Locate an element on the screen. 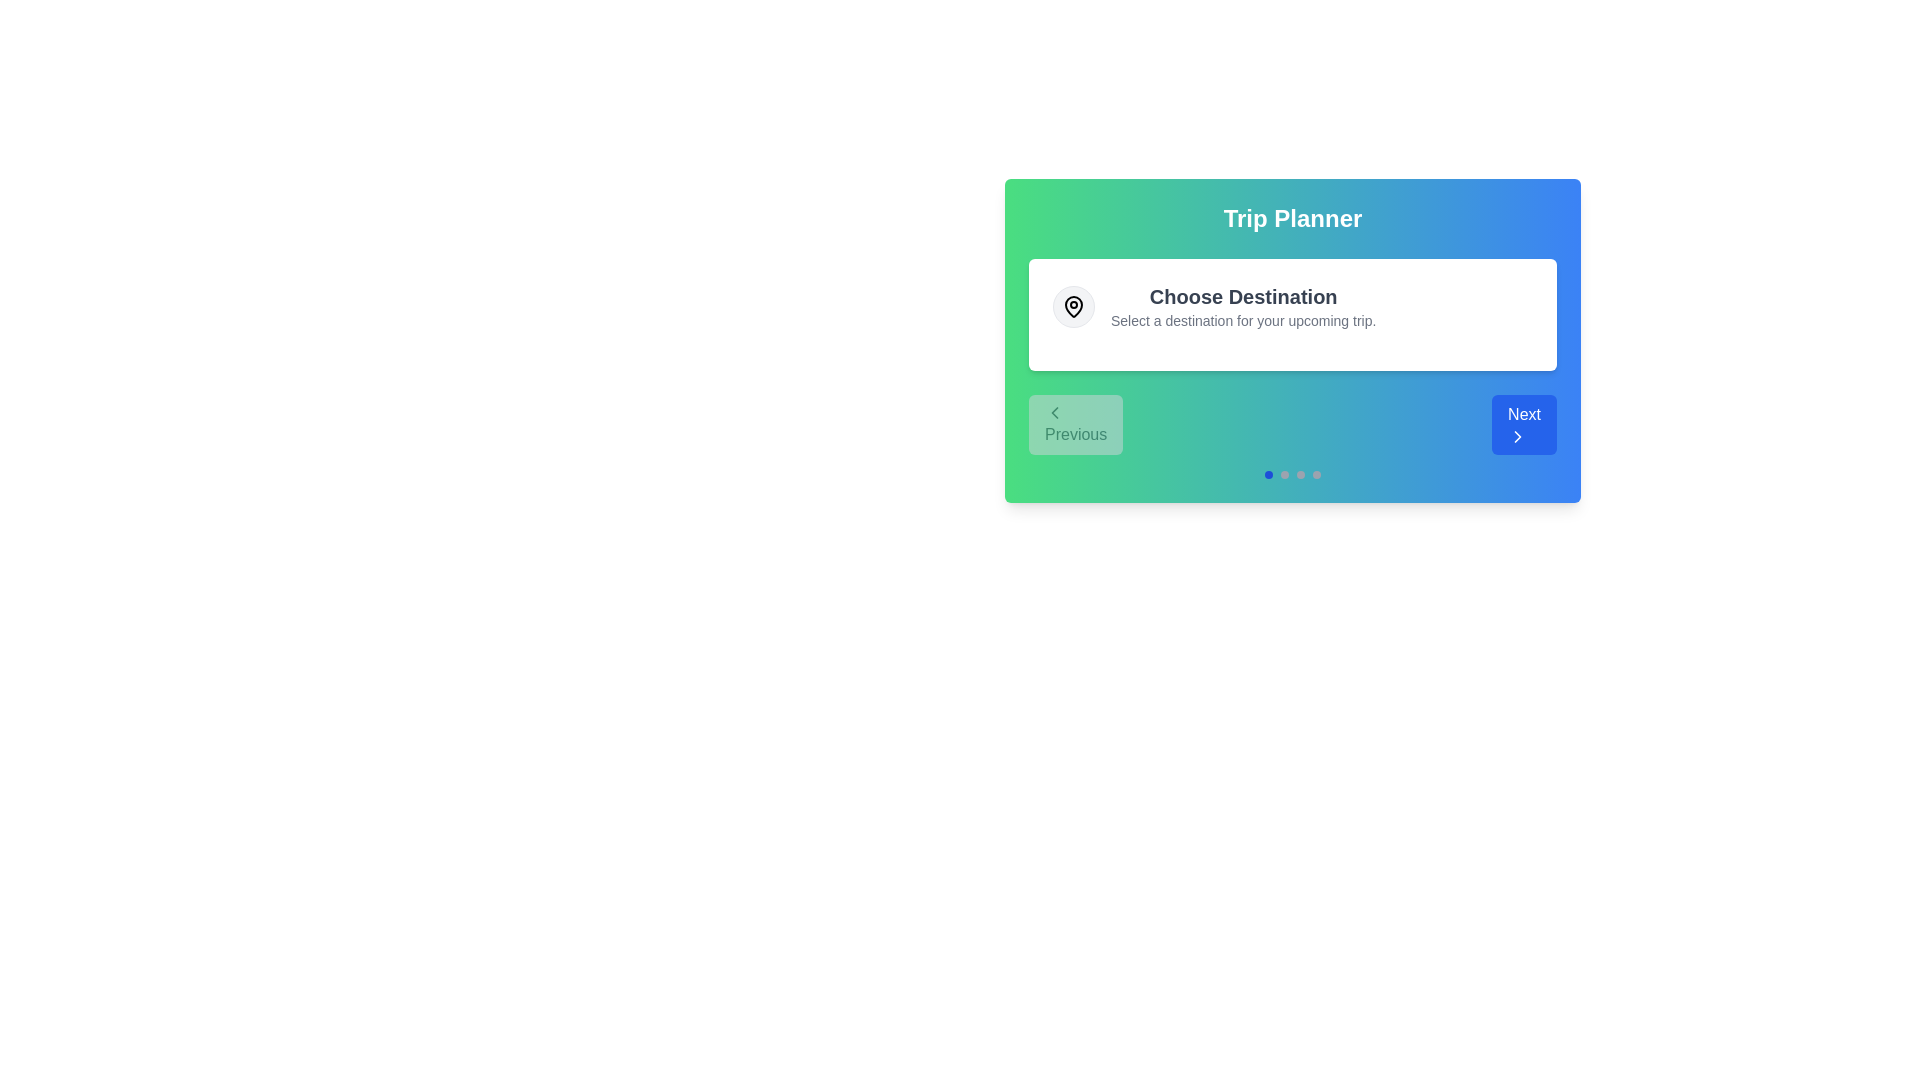  the circular icon with a light gray background and a black outlined pin symbol, located at the top-left corner of the card layout containing 'Choose Destination' is located at coordinates (1073, 307).